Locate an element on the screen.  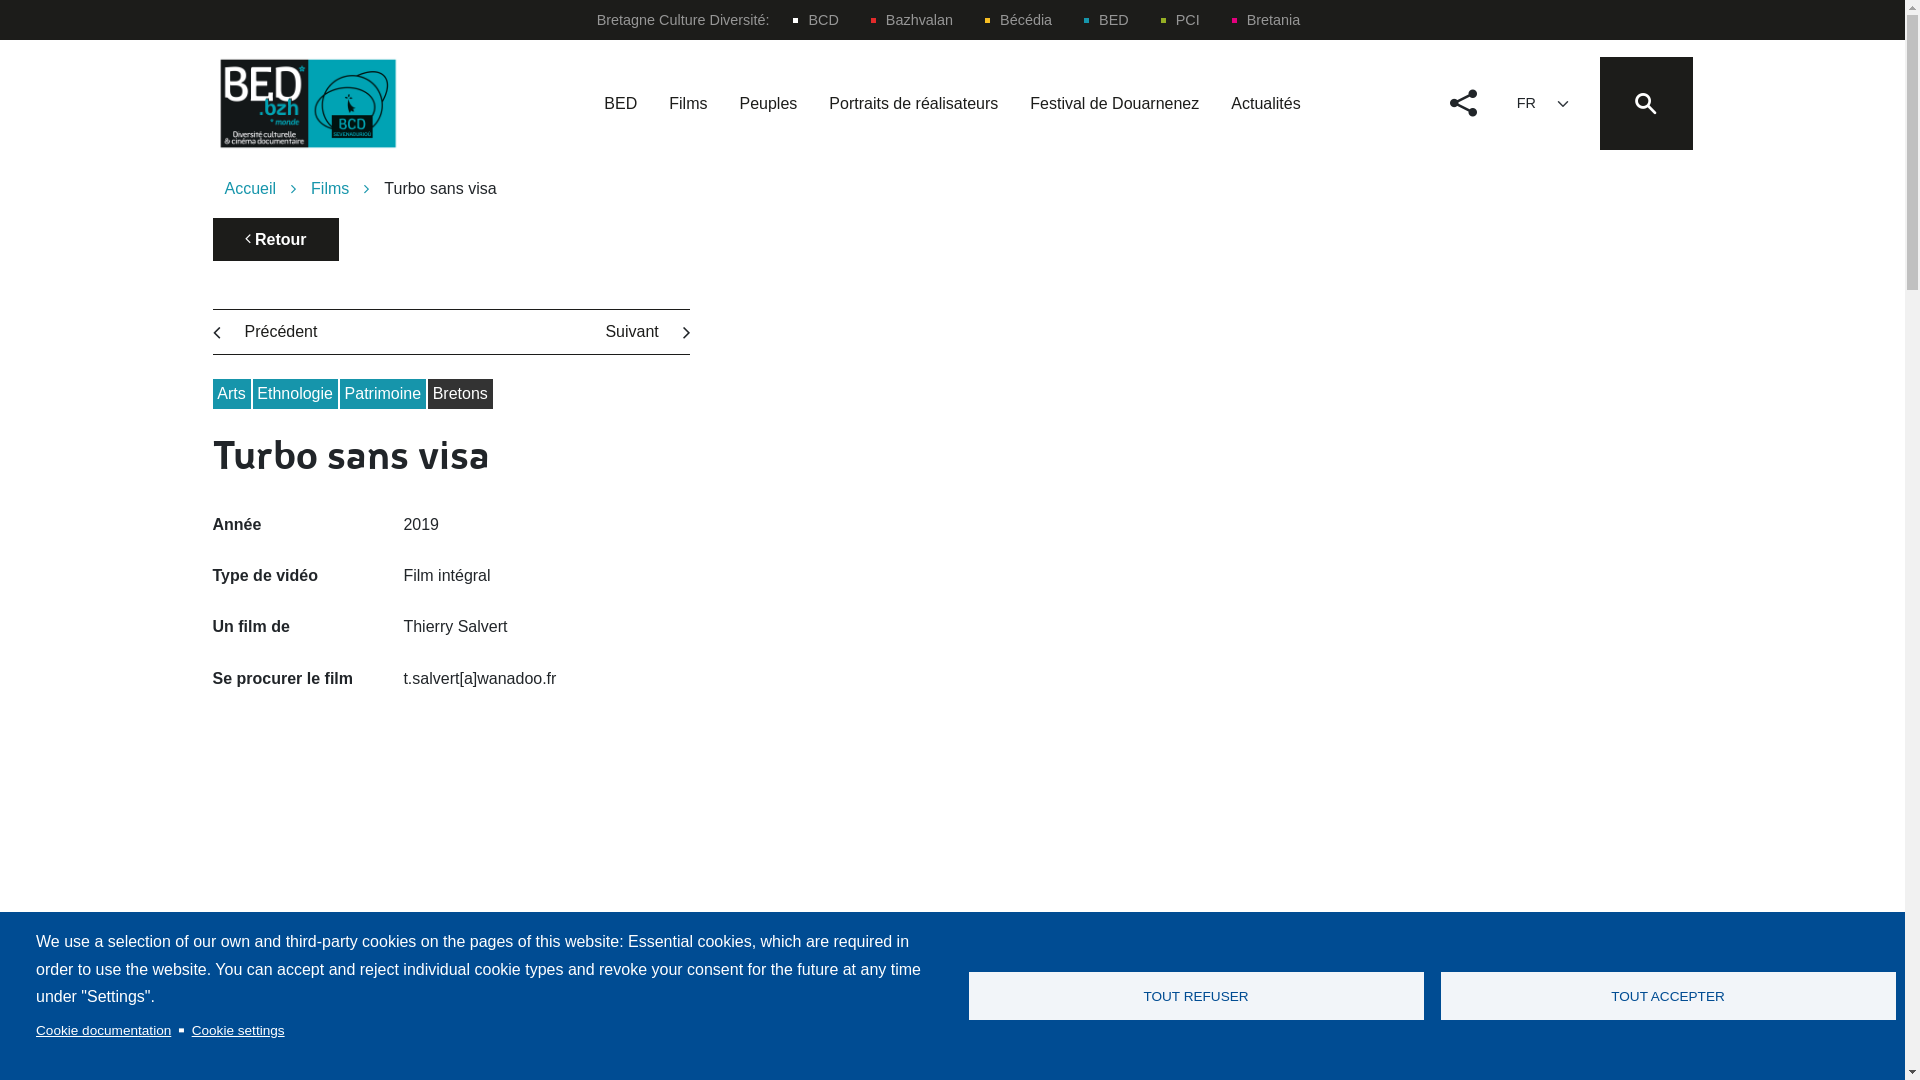
'Peuples' is located at coordinates (767, 103).